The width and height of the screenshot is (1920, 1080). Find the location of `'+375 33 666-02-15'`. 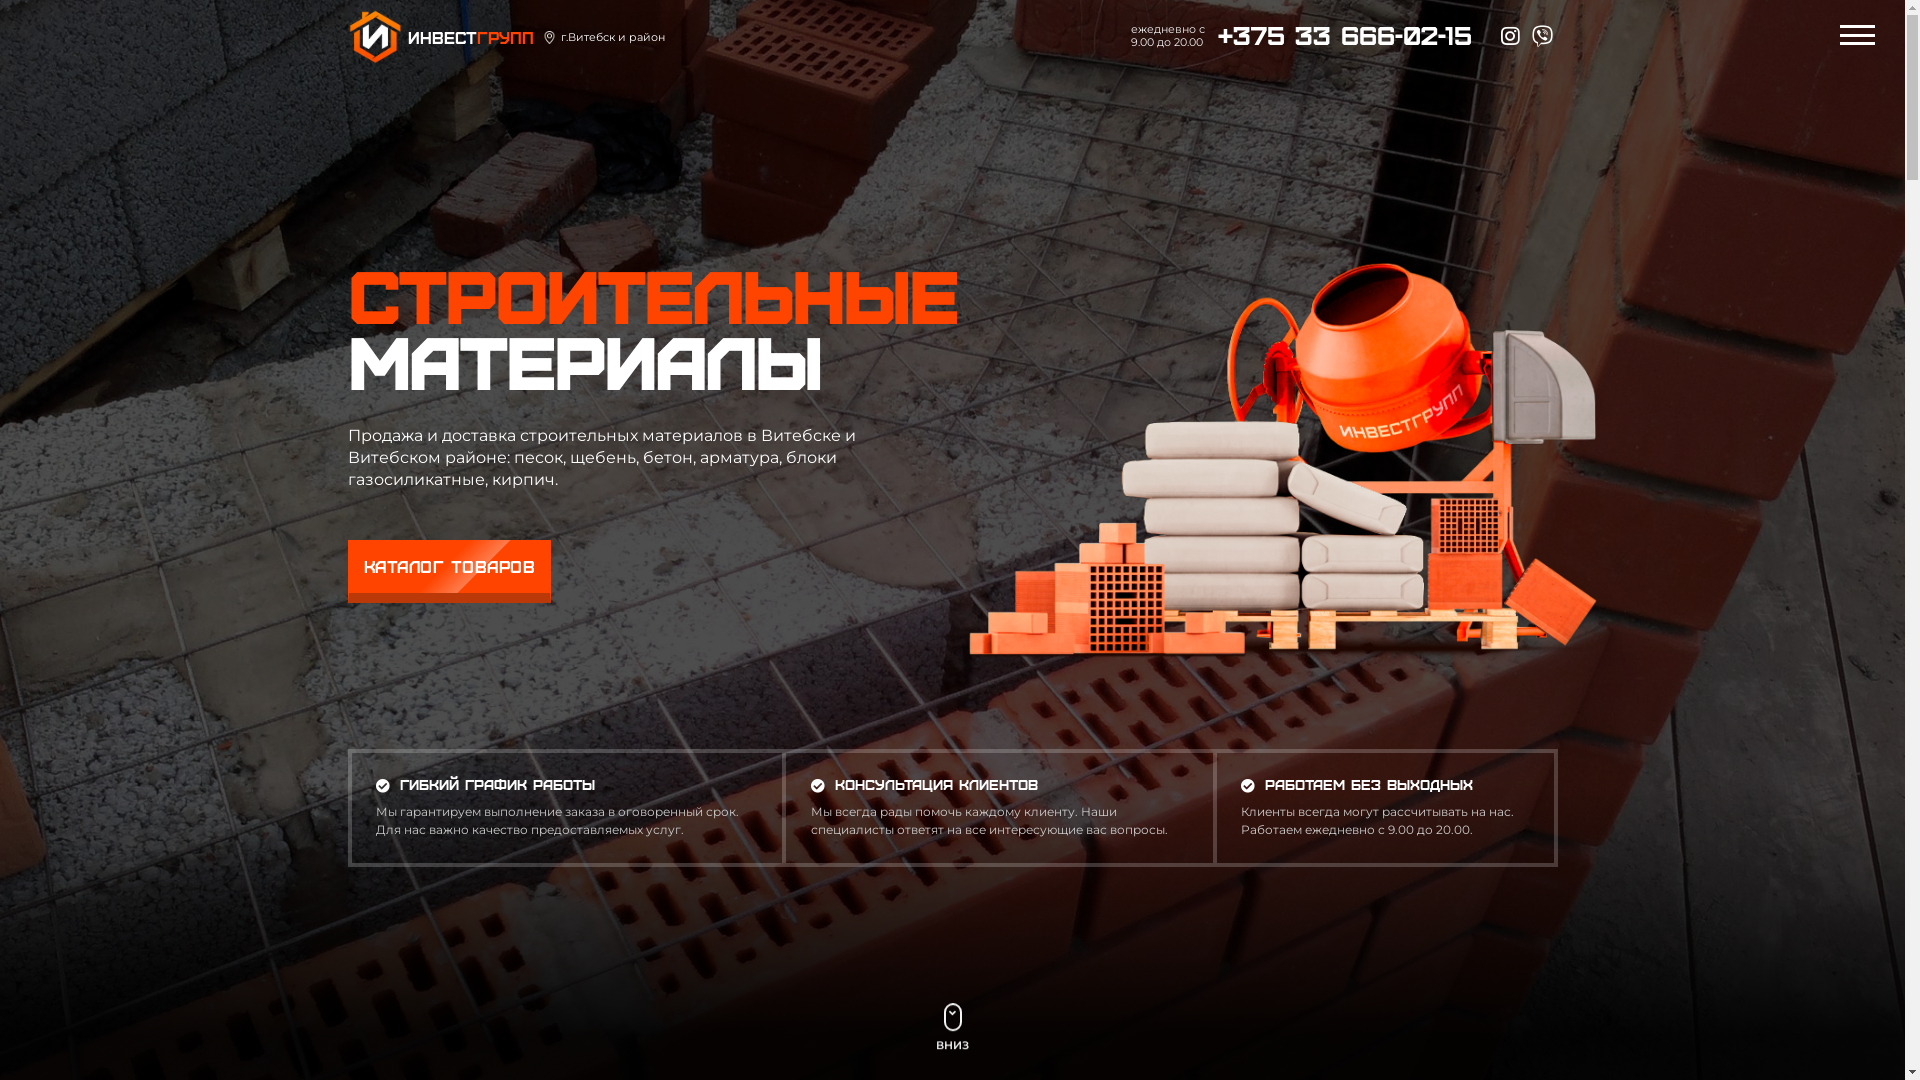

'+375 33 666-02-15' is located at coordinates (1344, 34).